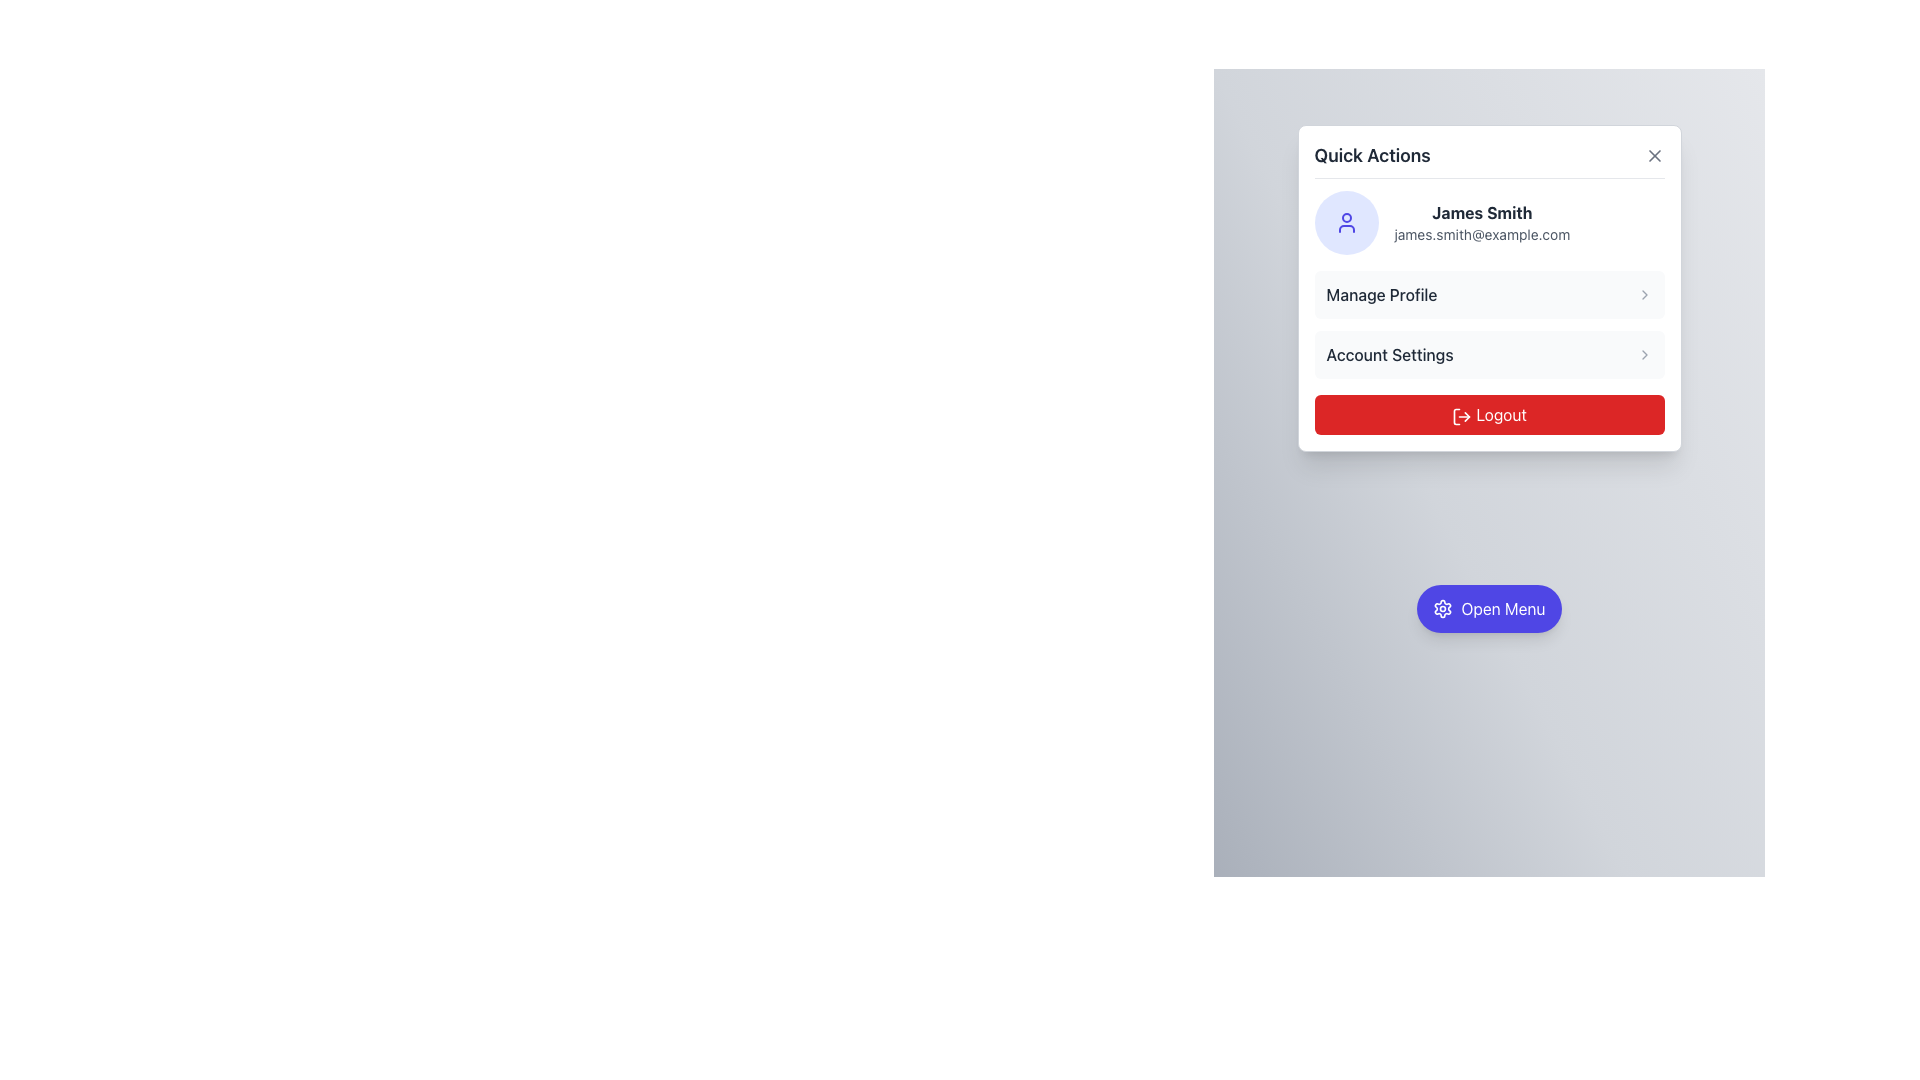 This screenshot has height=1080, width=1920. Describe the element at coordinates (1389, 353) in the screenshot. I see `the menu item label that signifies account settings in the dropdown modal` at that location.